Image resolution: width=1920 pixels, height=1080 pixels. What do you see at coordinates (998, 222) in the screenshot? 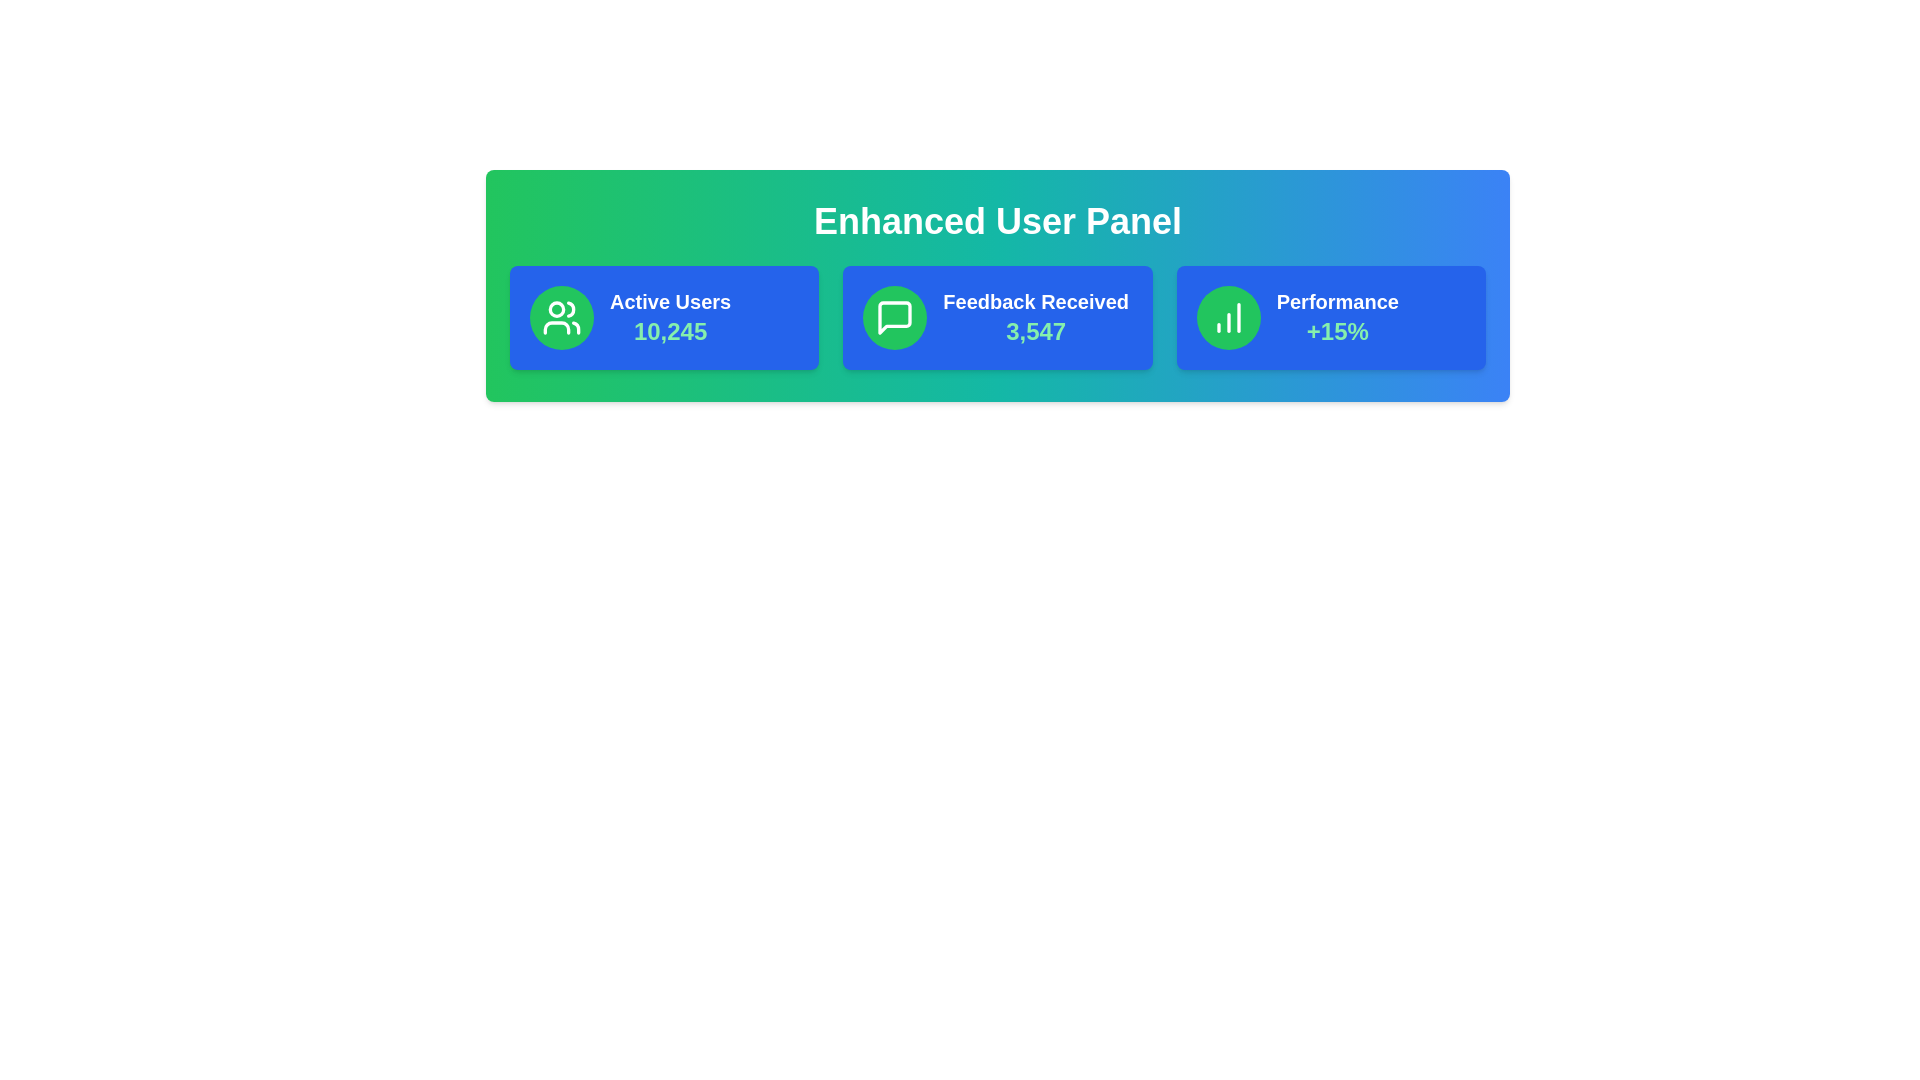
I see `the title 'Enhanced User Panel' to inspect its details` at bounding box center [998, 222].